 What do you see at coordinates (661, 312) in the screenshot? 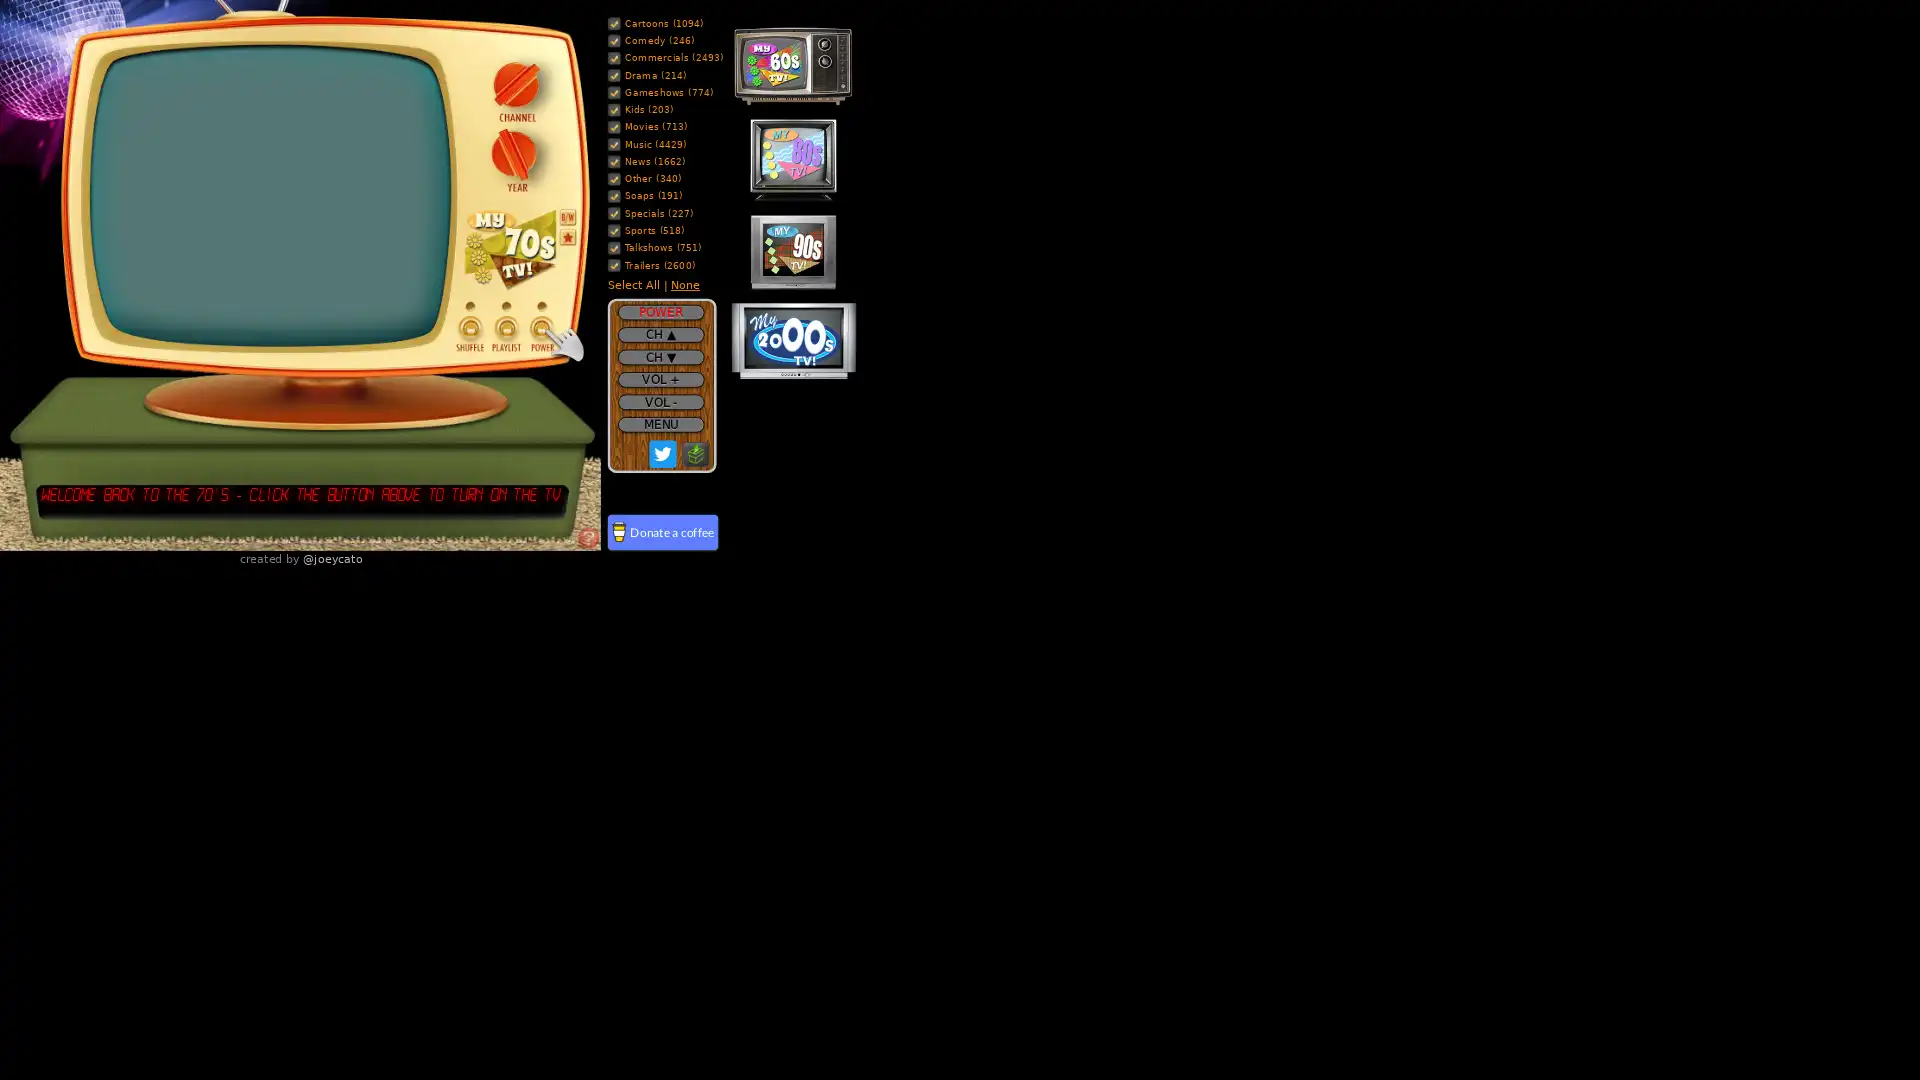
I see `POWER` at bounding box center [661, 312].